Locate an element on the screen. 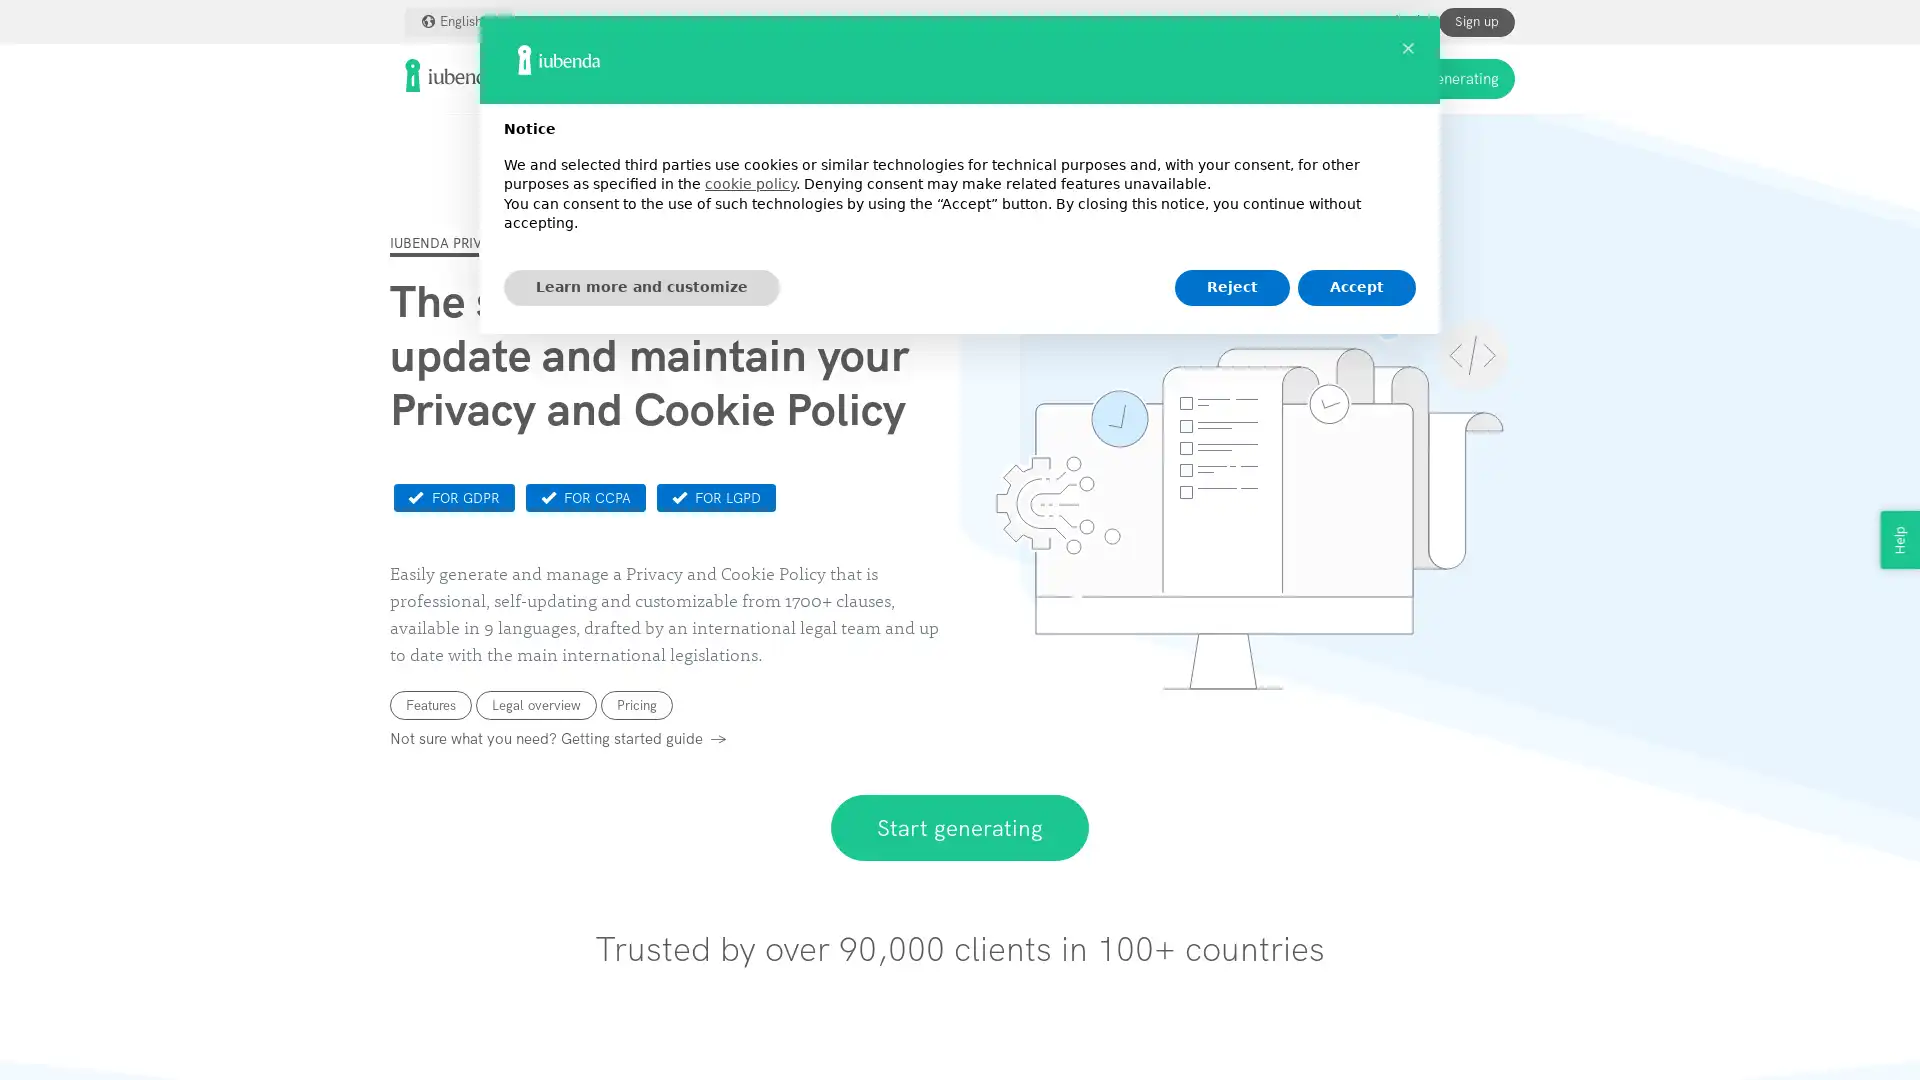  Learn more and customize is located at coordinates (642, 286).